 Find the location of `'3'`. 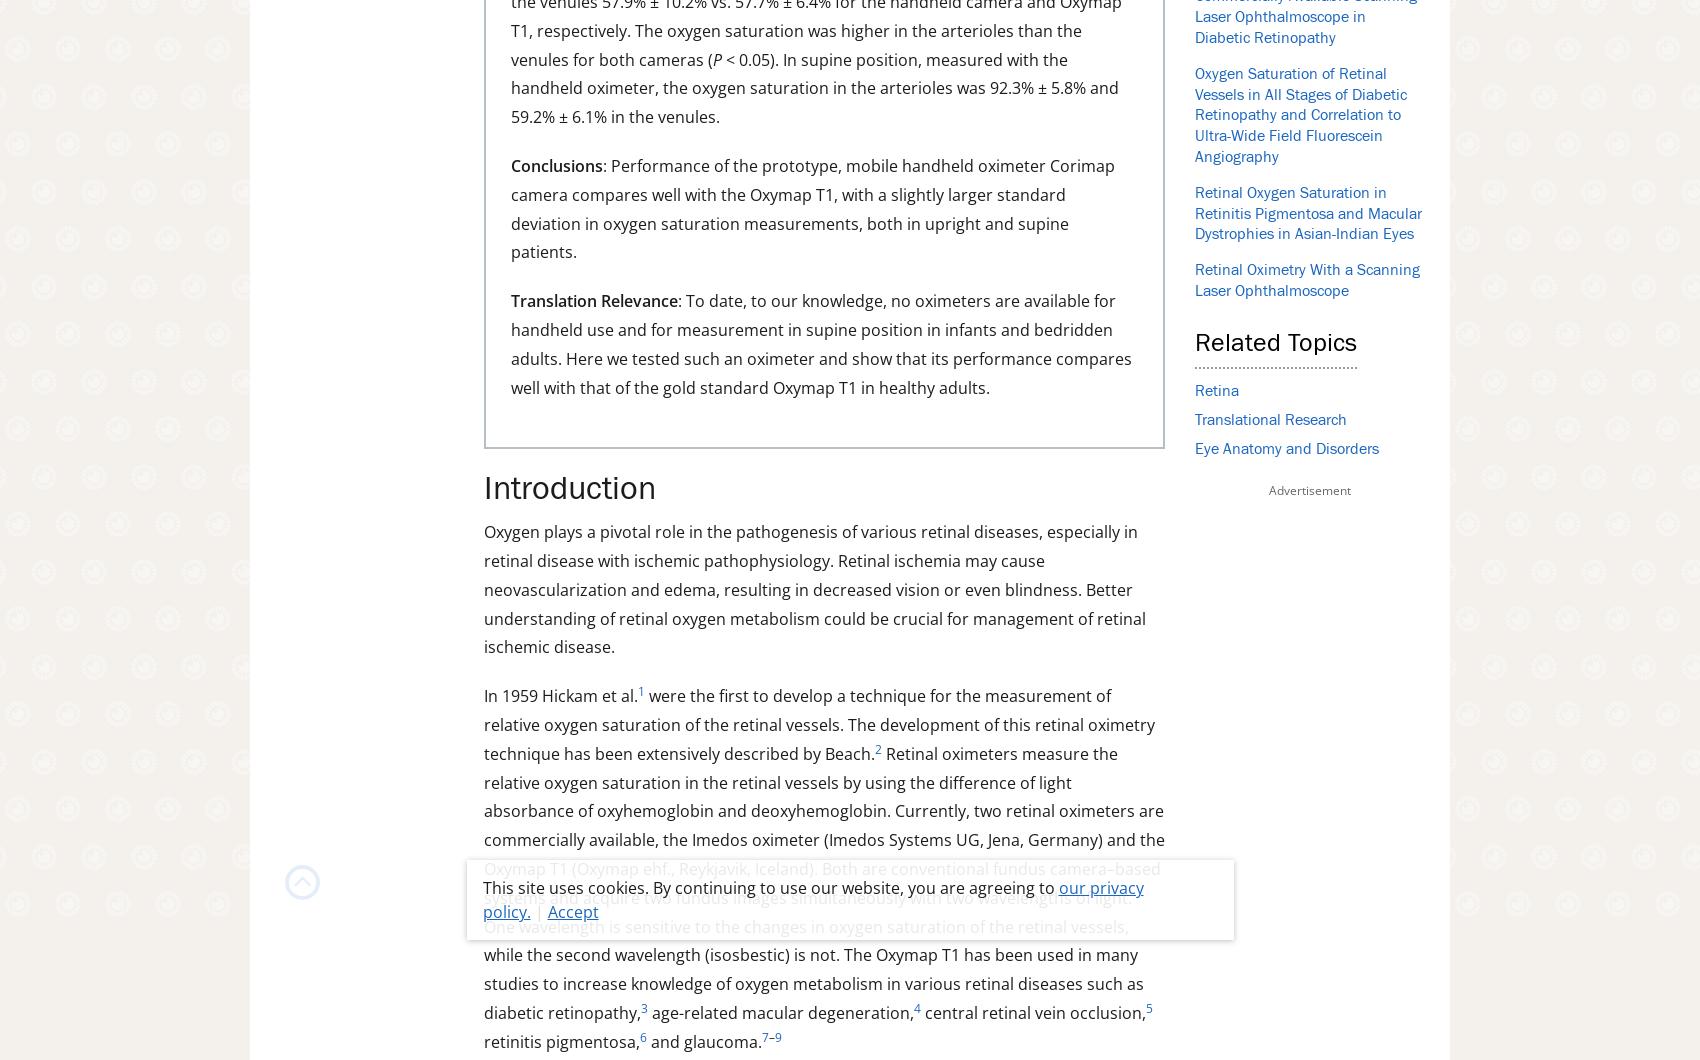

'3' is located at coordinates (644, 1007).